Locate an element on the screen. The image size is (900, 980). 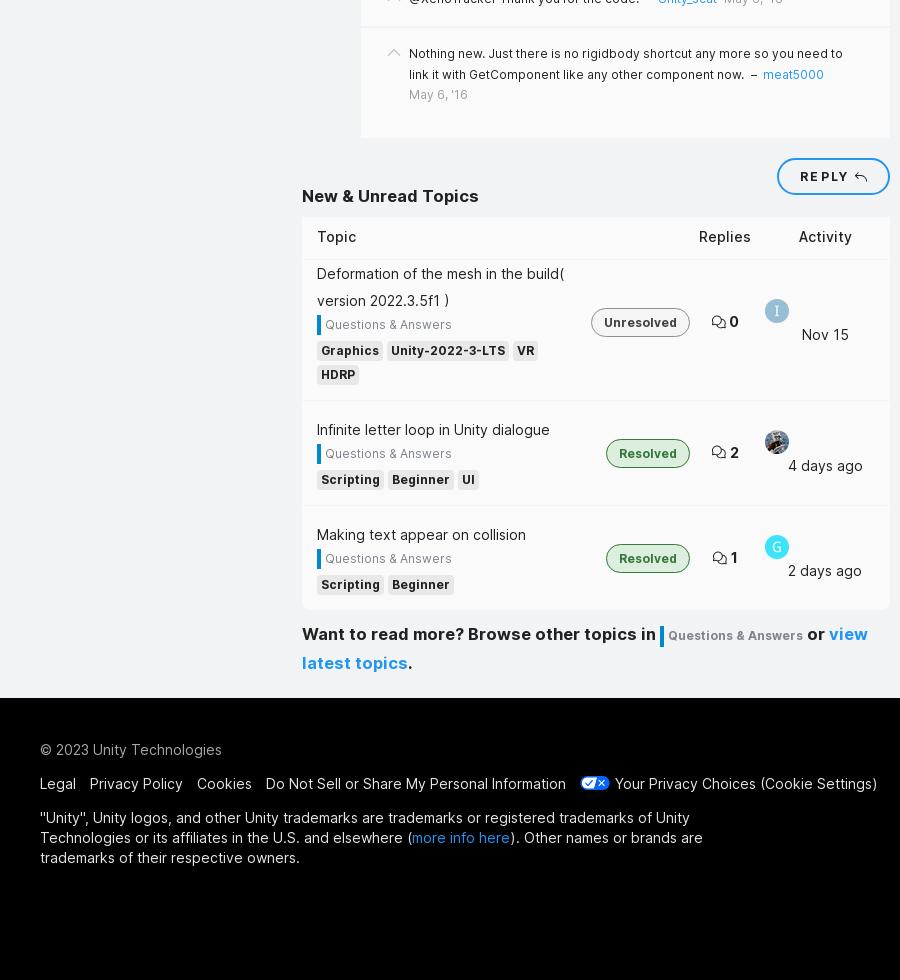
'.' is located at coordinates (410, 661).